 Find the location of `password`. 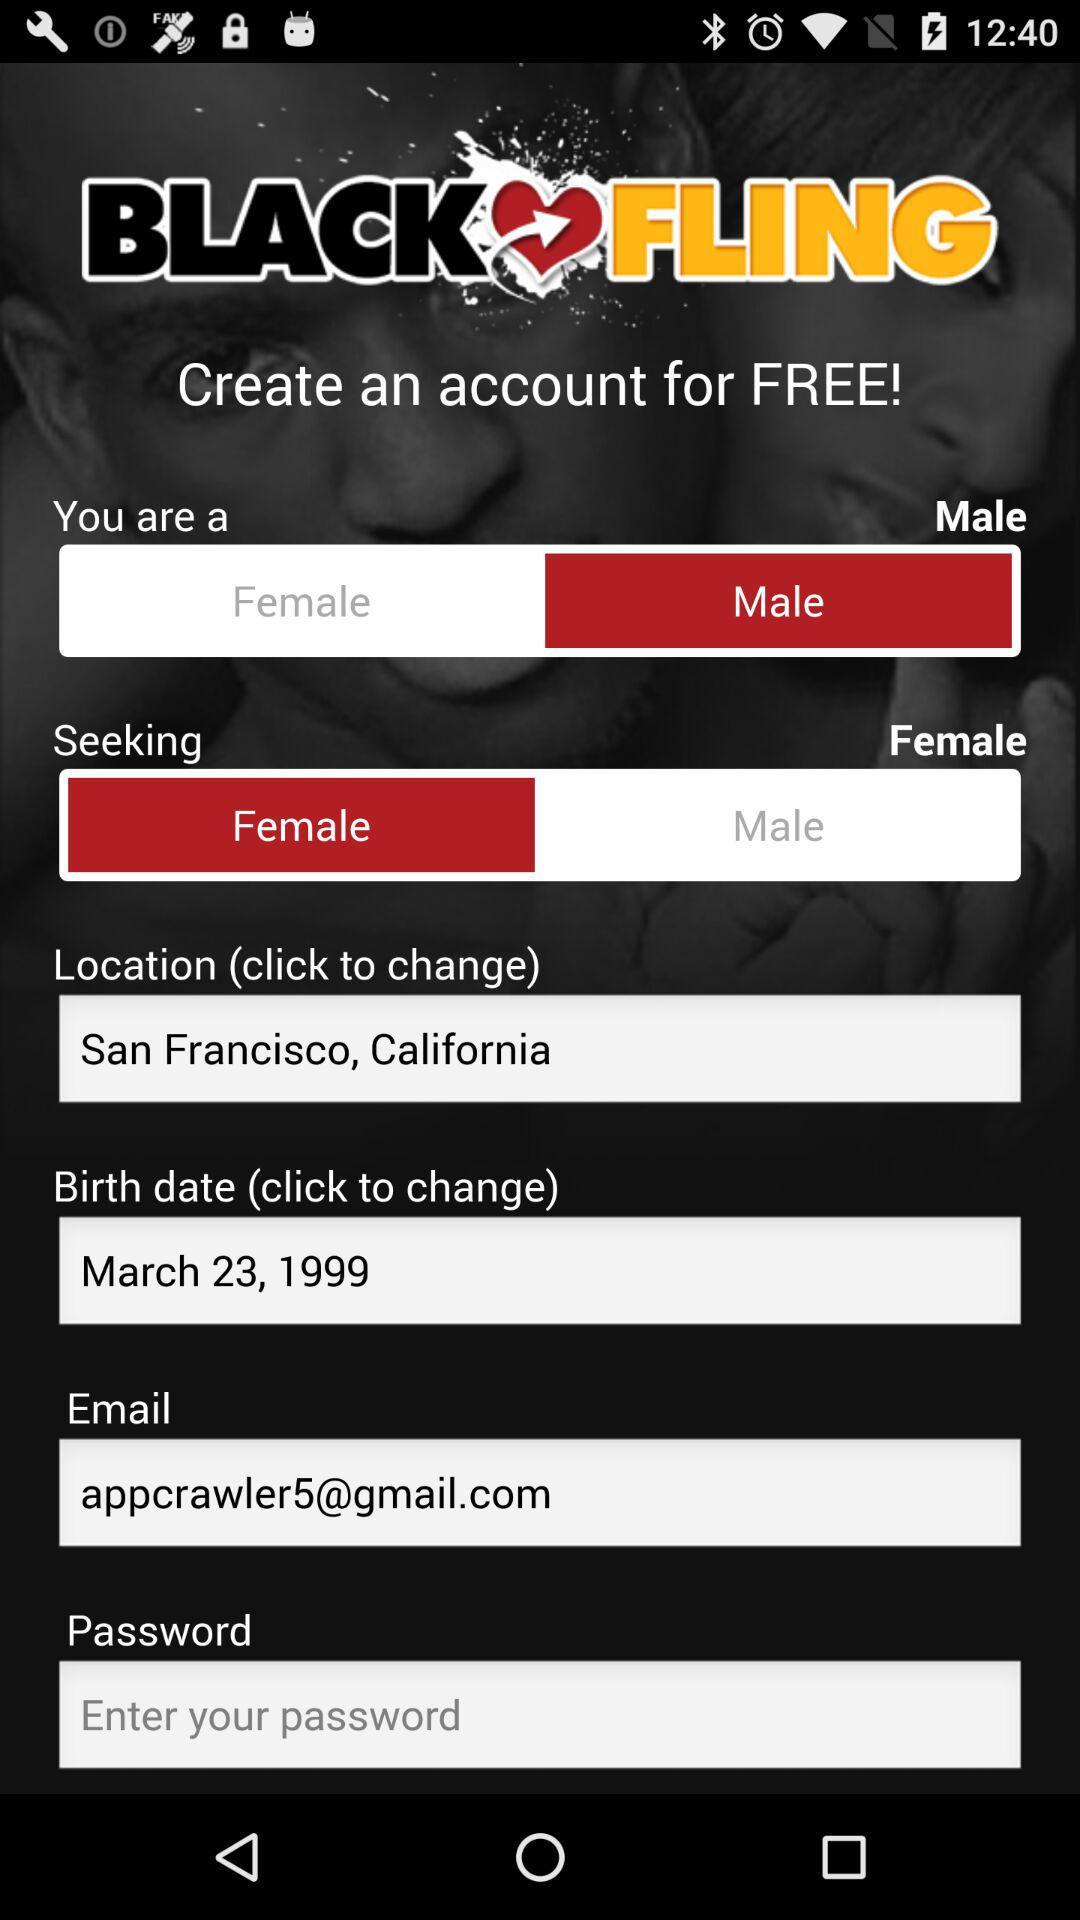

password is located at coordinates (540, 1719).